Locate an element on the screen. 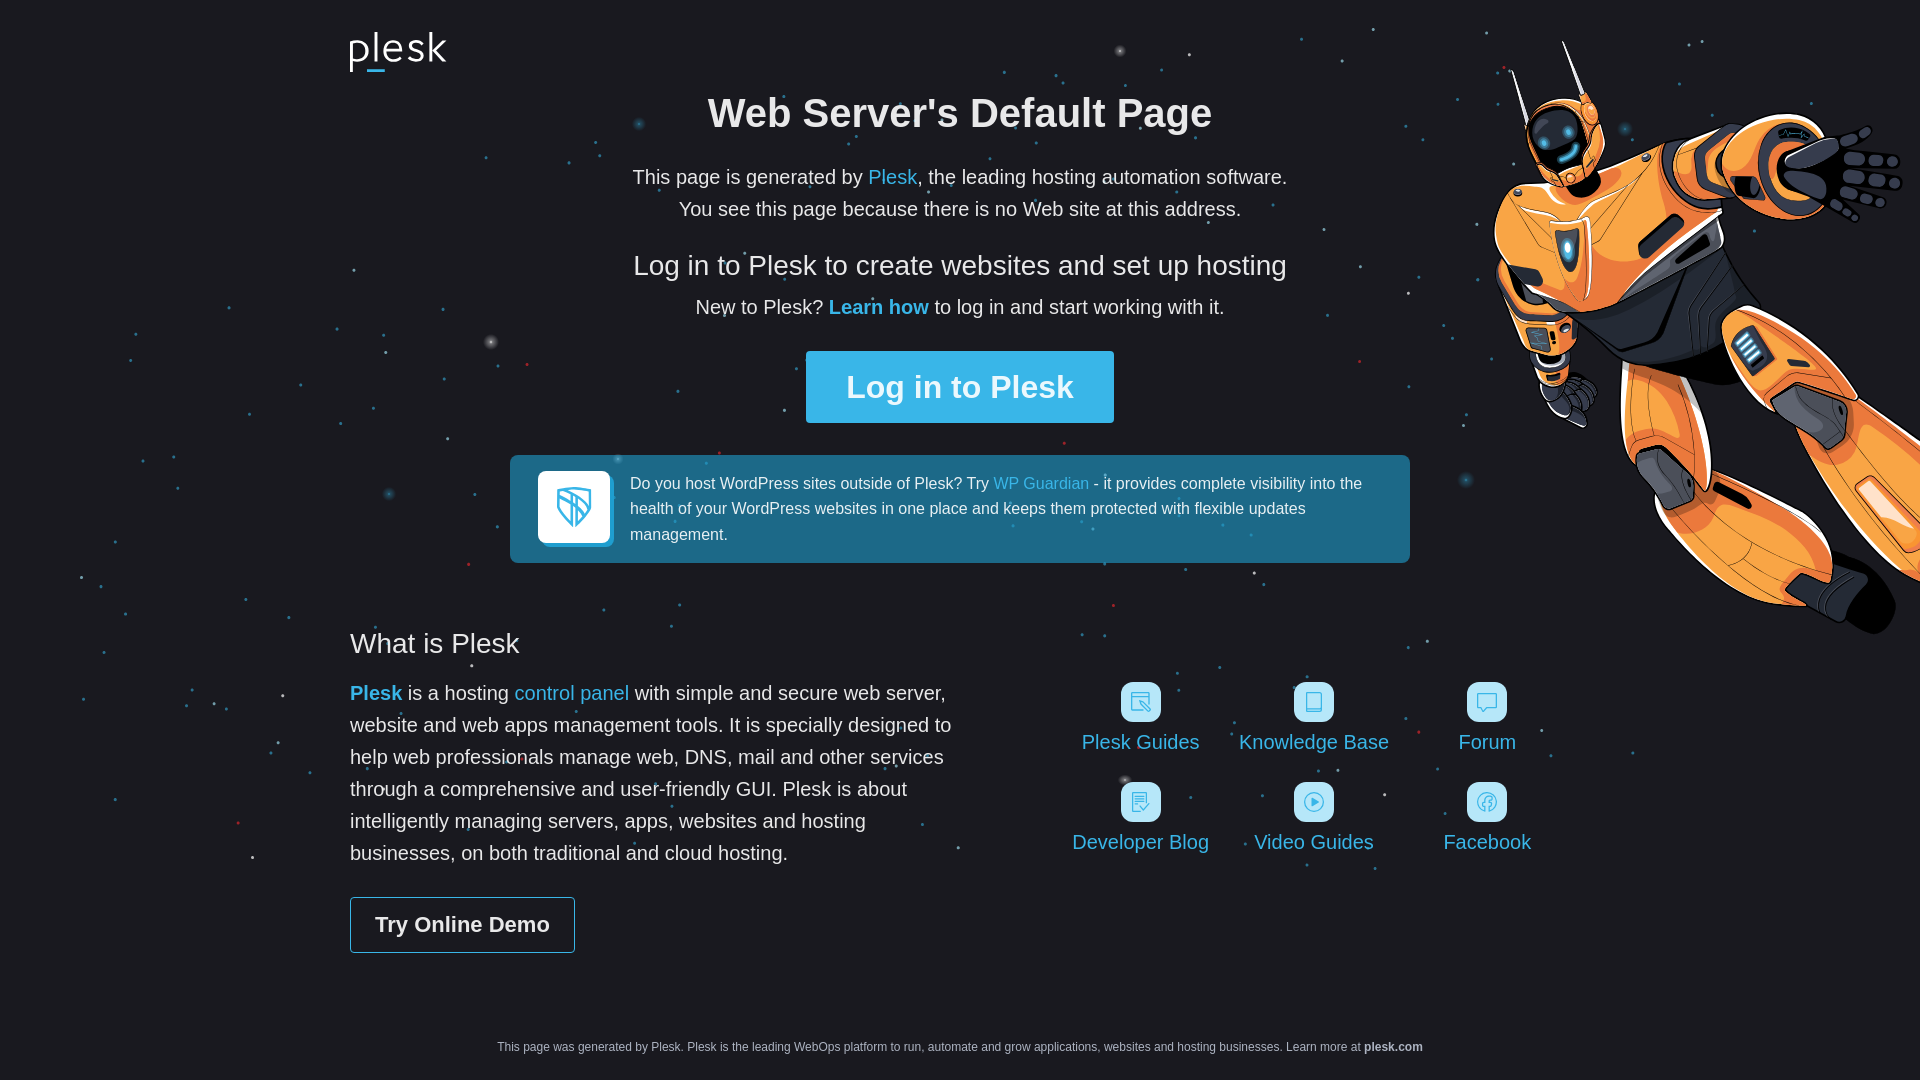 The width and height of the screenshot is (1920, 1080). 'plesk.com' is located at coordinates (1362, 1045).